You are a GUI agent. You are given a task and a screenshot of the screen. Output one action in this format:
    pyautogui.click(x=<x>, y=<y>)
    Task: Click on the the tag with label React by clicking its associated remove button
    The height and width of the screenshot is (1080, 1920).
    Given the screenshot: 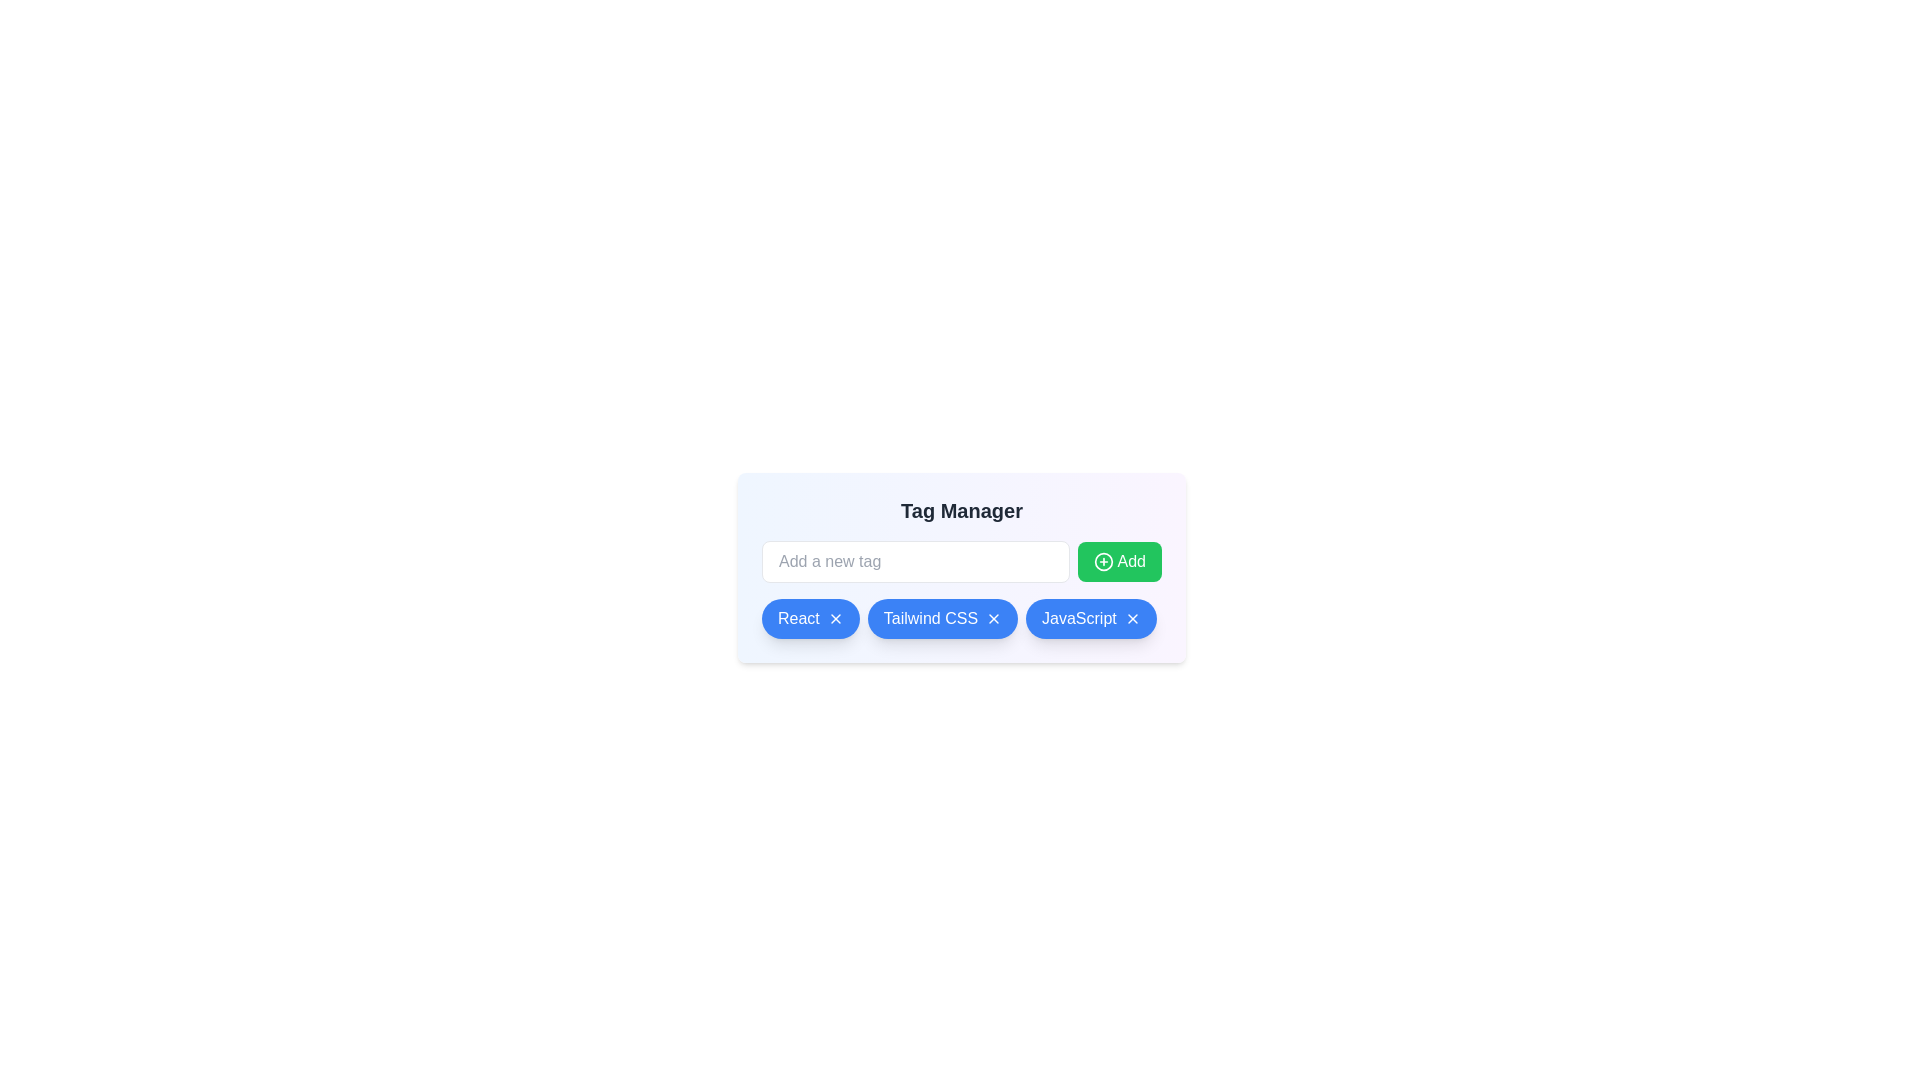 What is the action you would take?
    pyautogui.click(x=835, y=617)
    